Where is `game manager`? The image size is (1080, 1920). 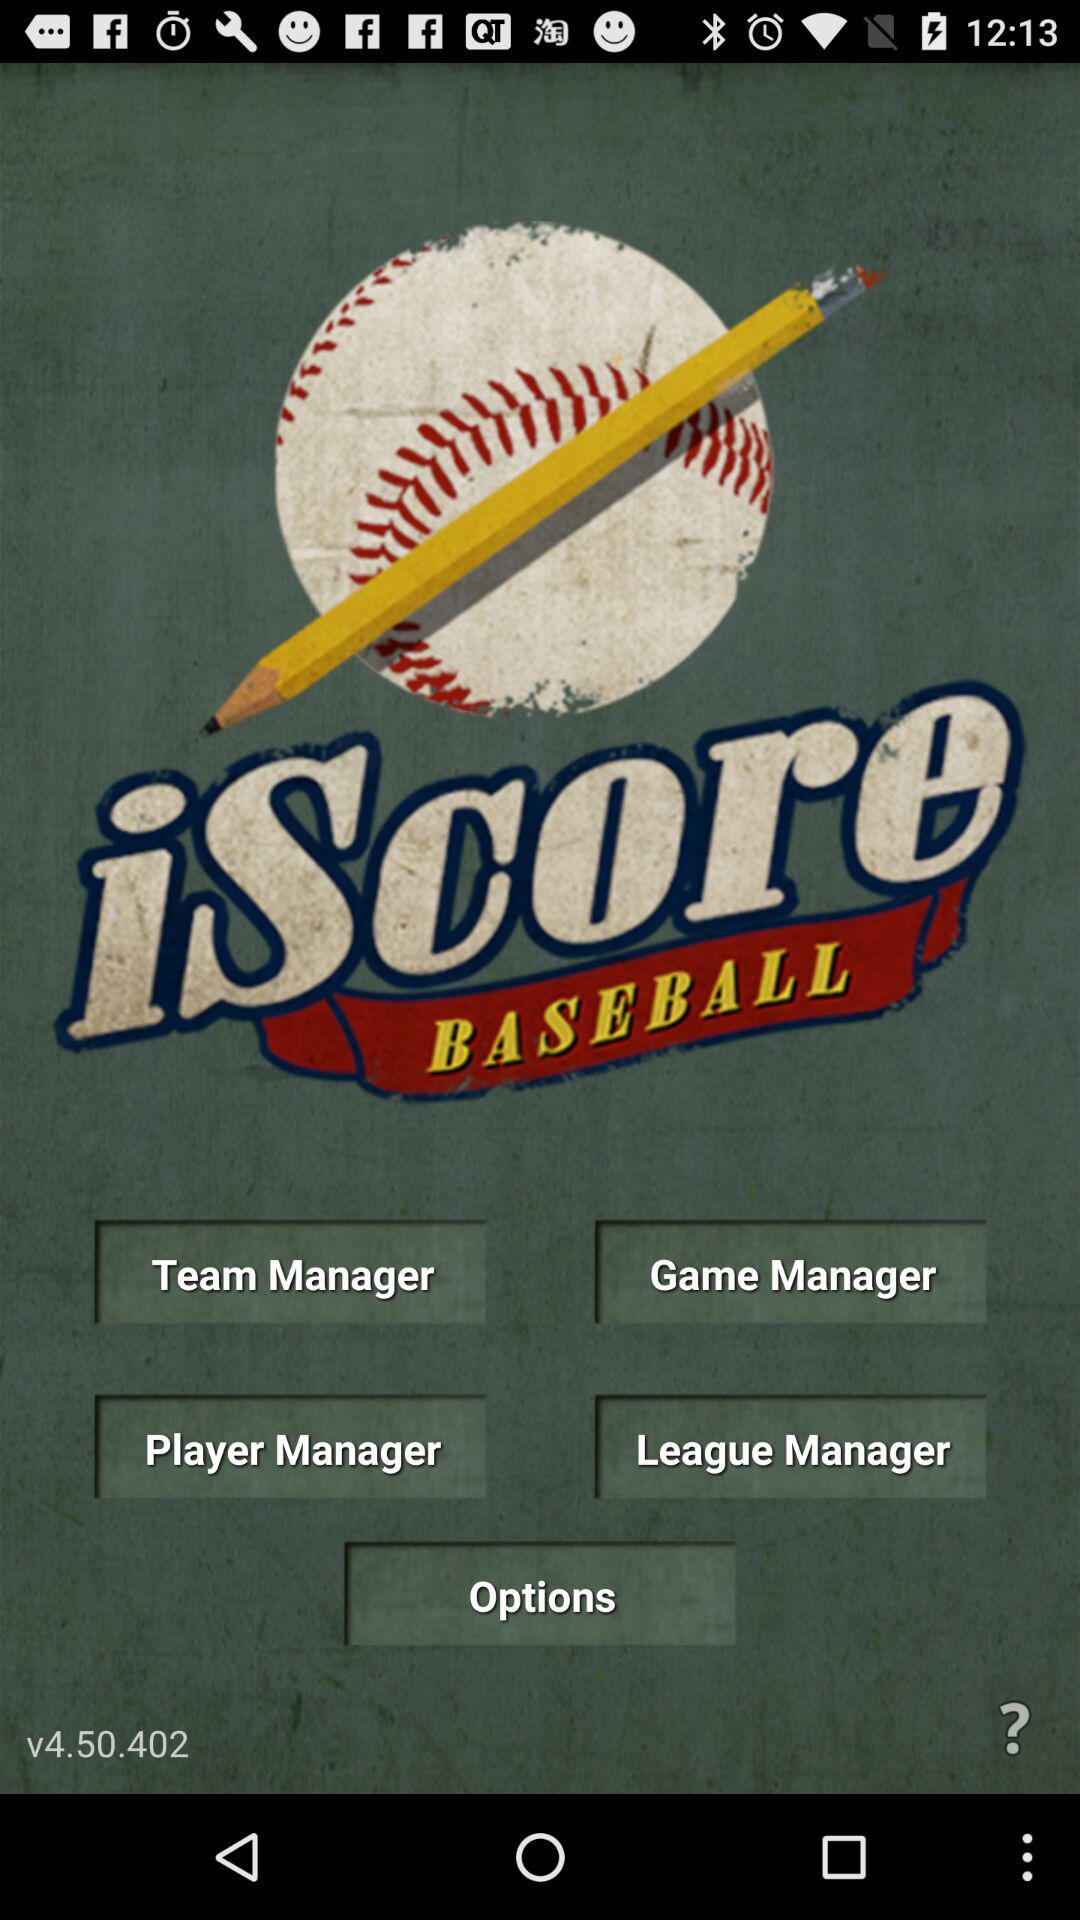 game manager is located at coordinates (789, 1271).